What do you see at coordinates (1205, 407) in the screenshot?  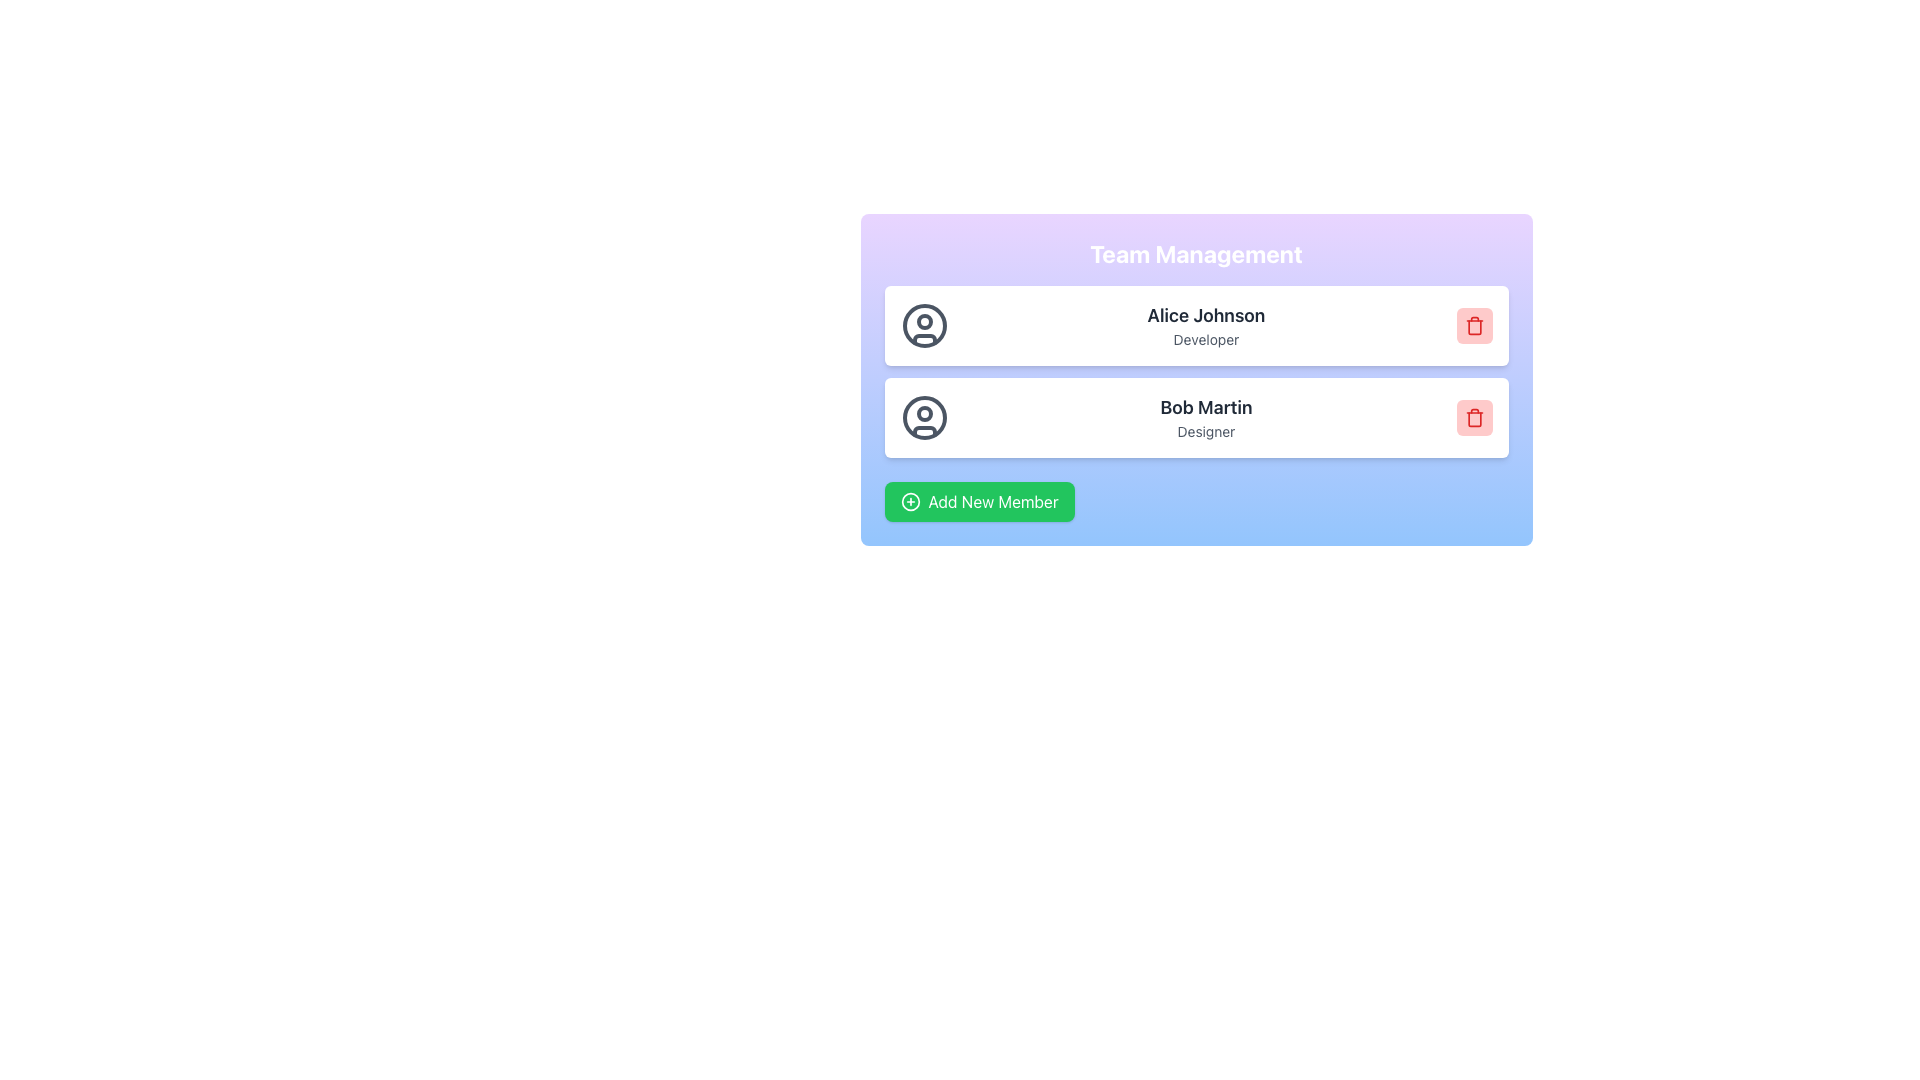 I see `text 'Bob Martin' displayed in the second card of the 'Team Management' section, positioned above the designation text 'Designer' and to the right of a user silhouette icon` at bounding box center [1205, 407].